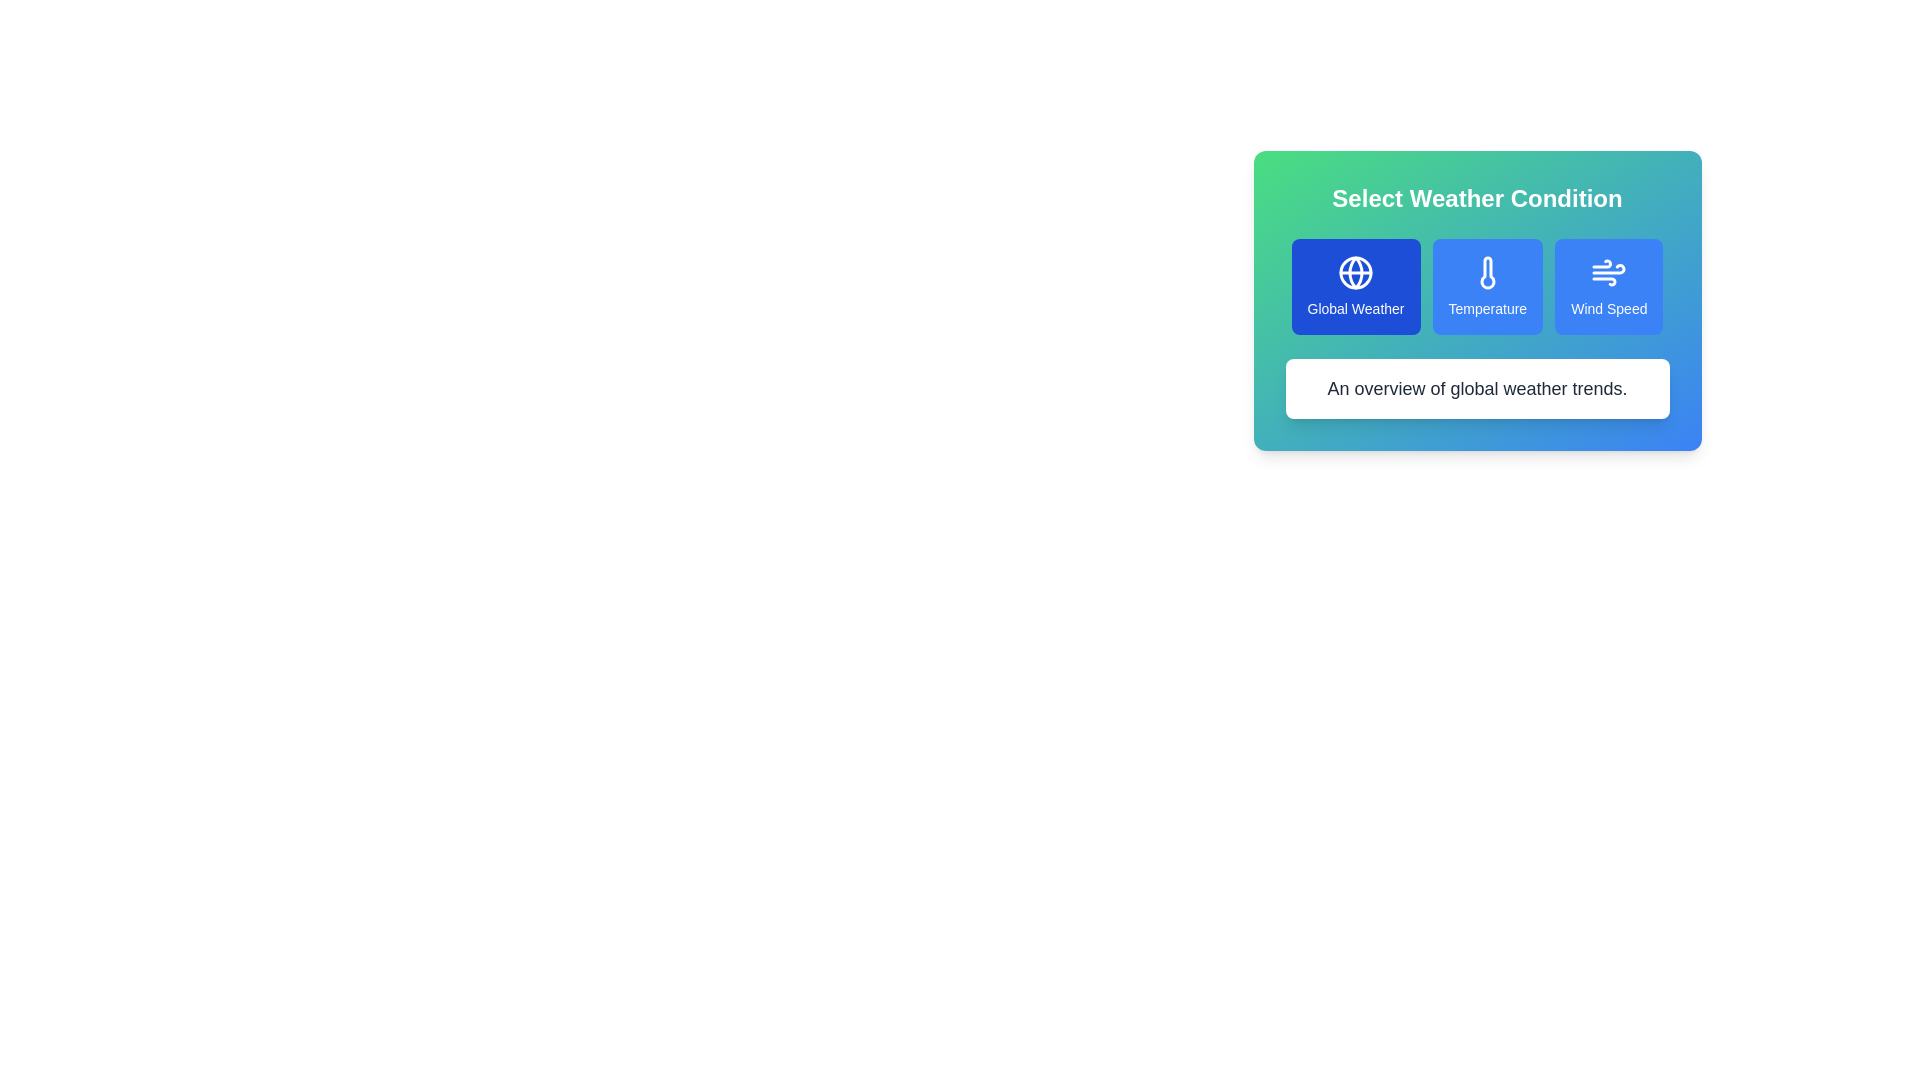  Describe the element at coordinates (1487, 286) in the screenshot. I see `the button corresponding to Temperature to select the desired weather condition` at that location.